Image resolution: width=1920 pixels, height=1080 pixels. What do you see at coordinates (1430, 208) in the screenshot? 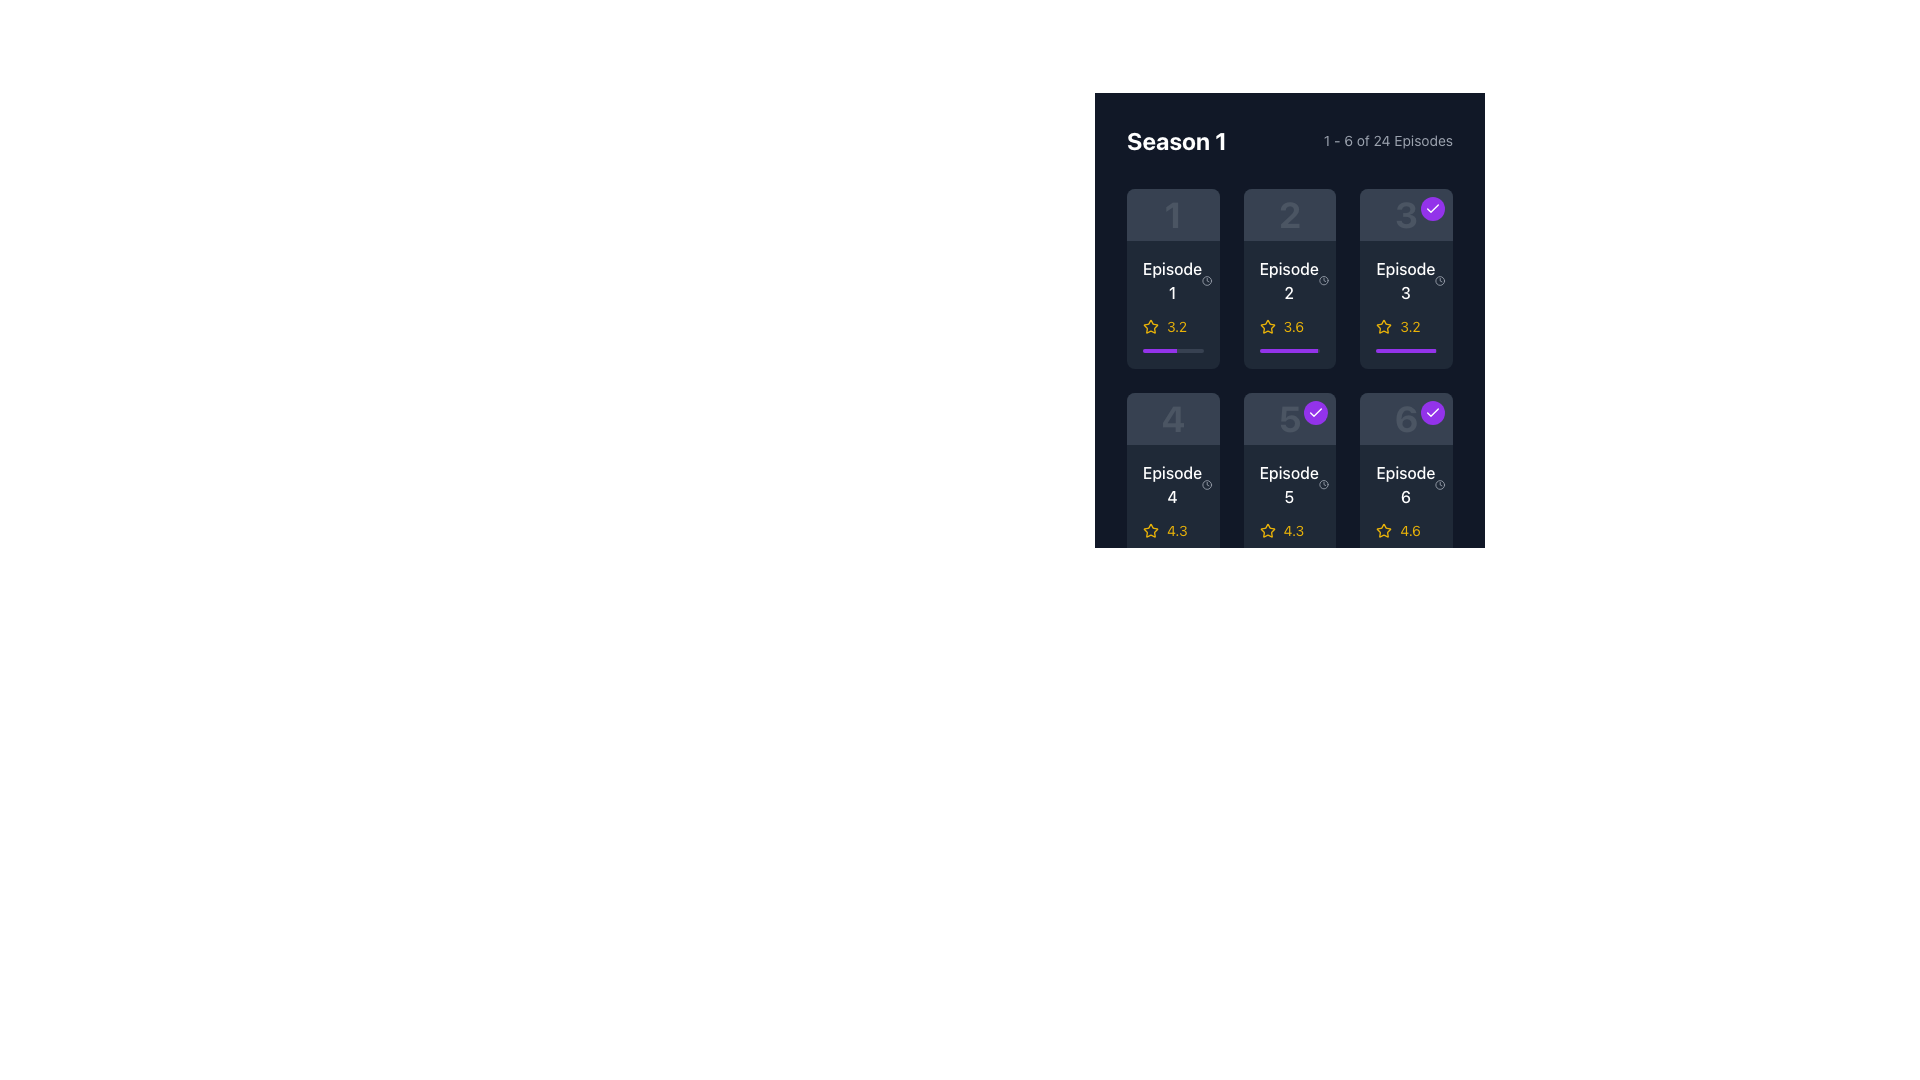
I see `the icon in the top-right corner of the card labeled 'Episode 3'` at bounding box center [1430, 208].